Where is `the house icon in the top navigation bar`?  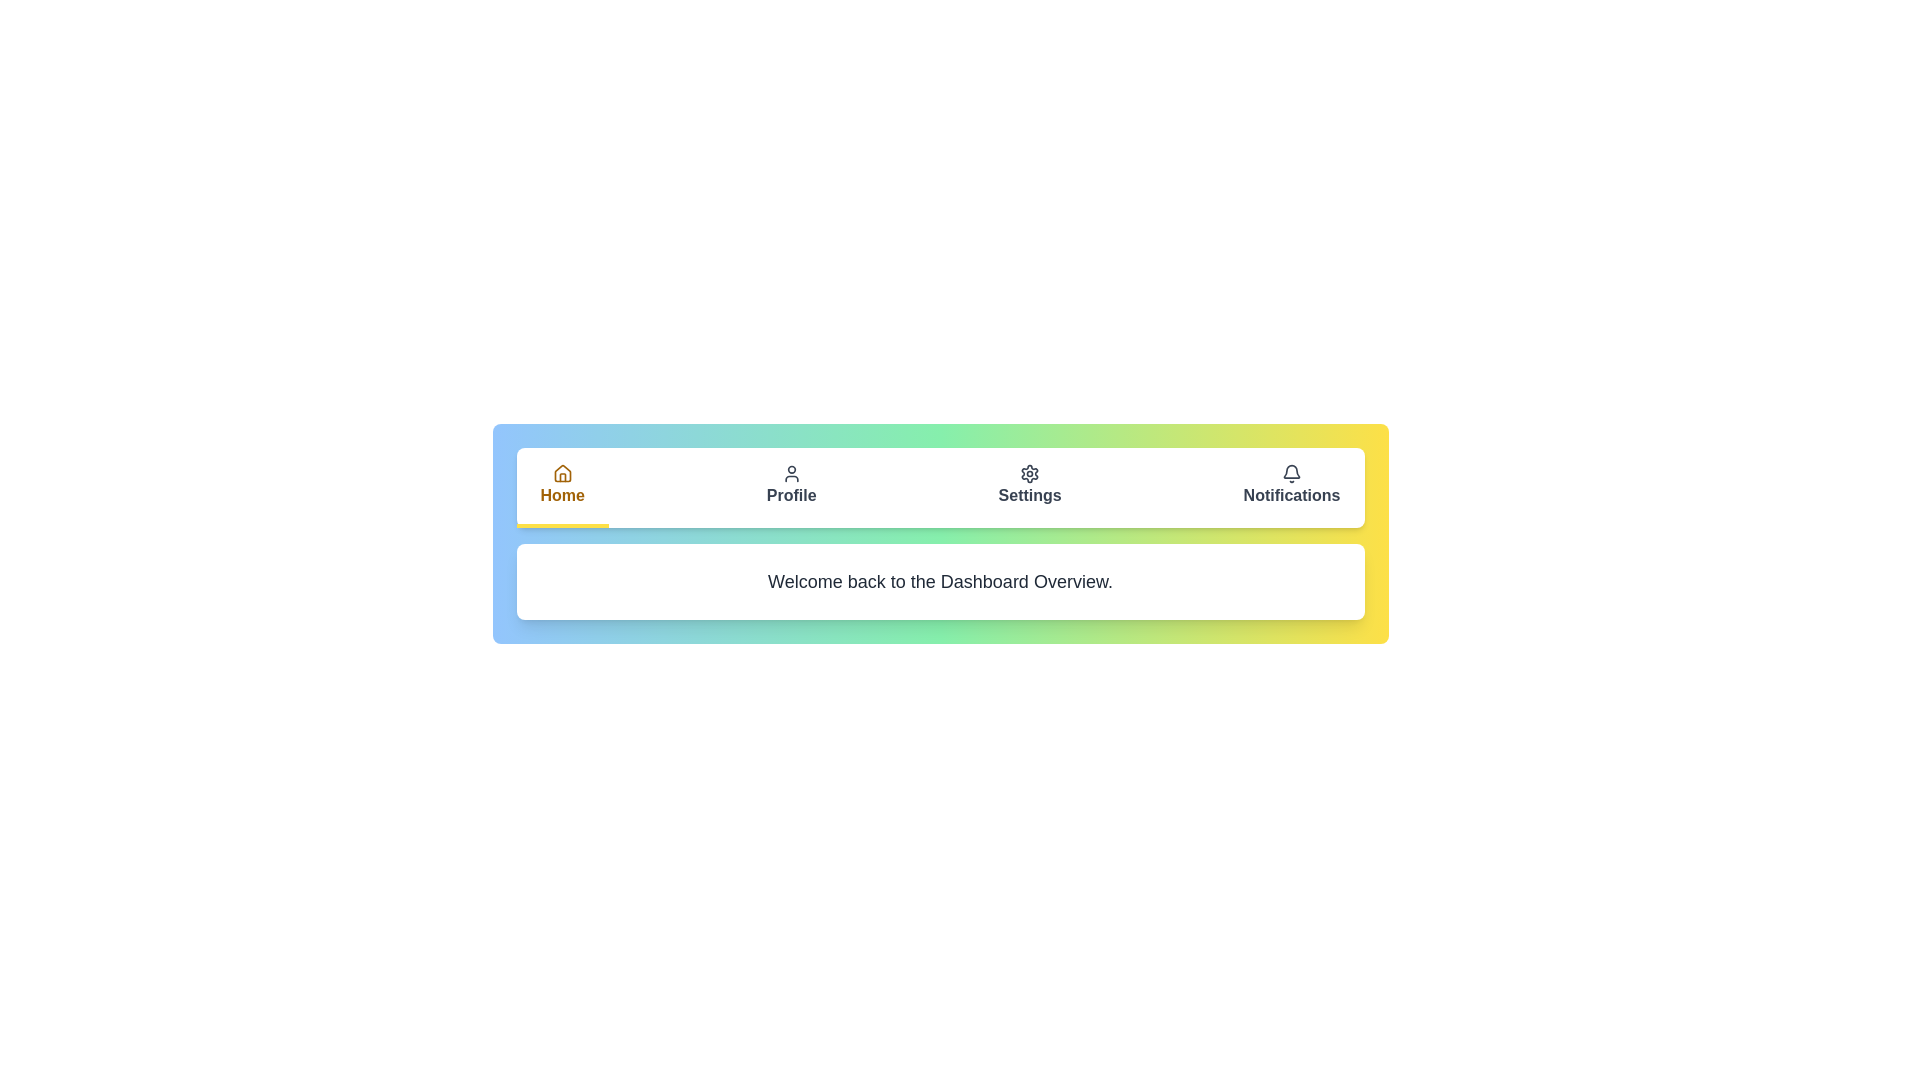 the house icon in the top navigation bar is located at coordinates (561, 474).